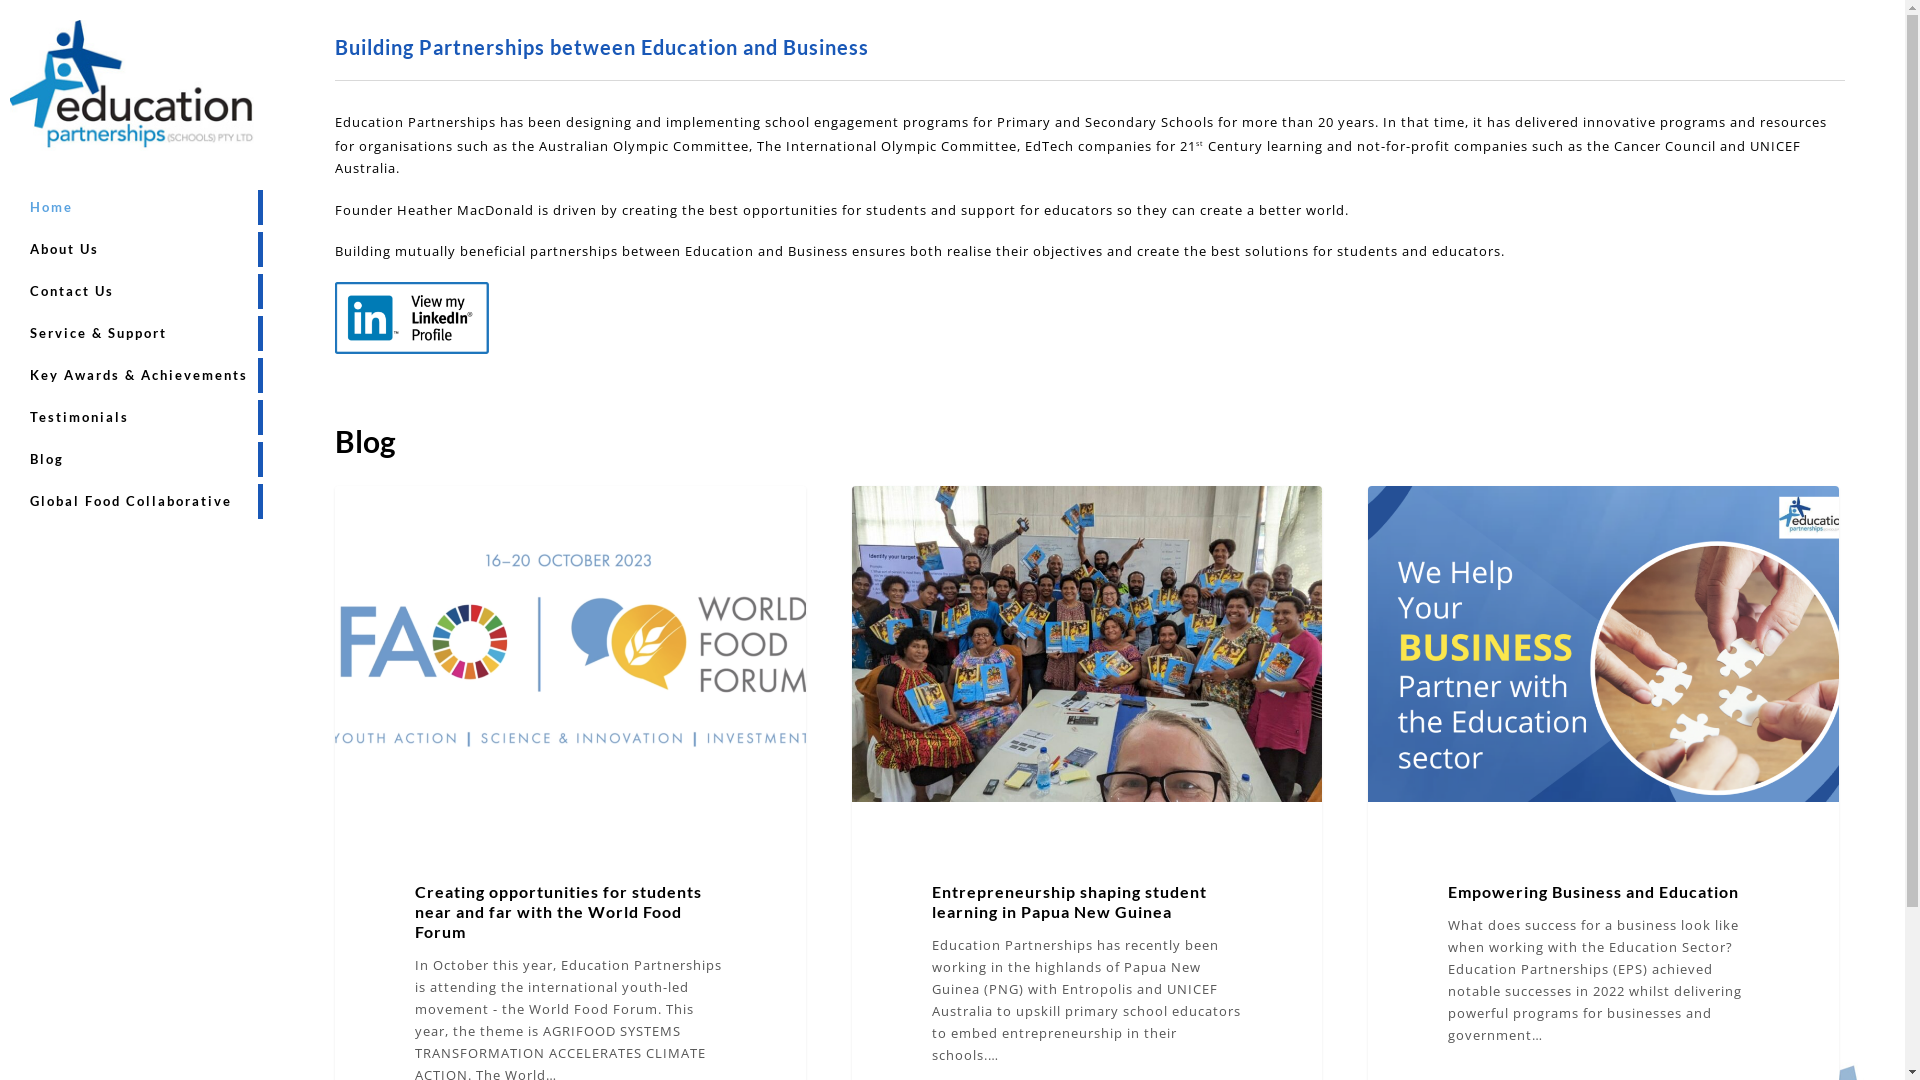 This screenshot has width=1920, height=1080. Describe the element at coordinates (129, 500) in the screenshot. I see `'Global Food Collaborative'` at that location.